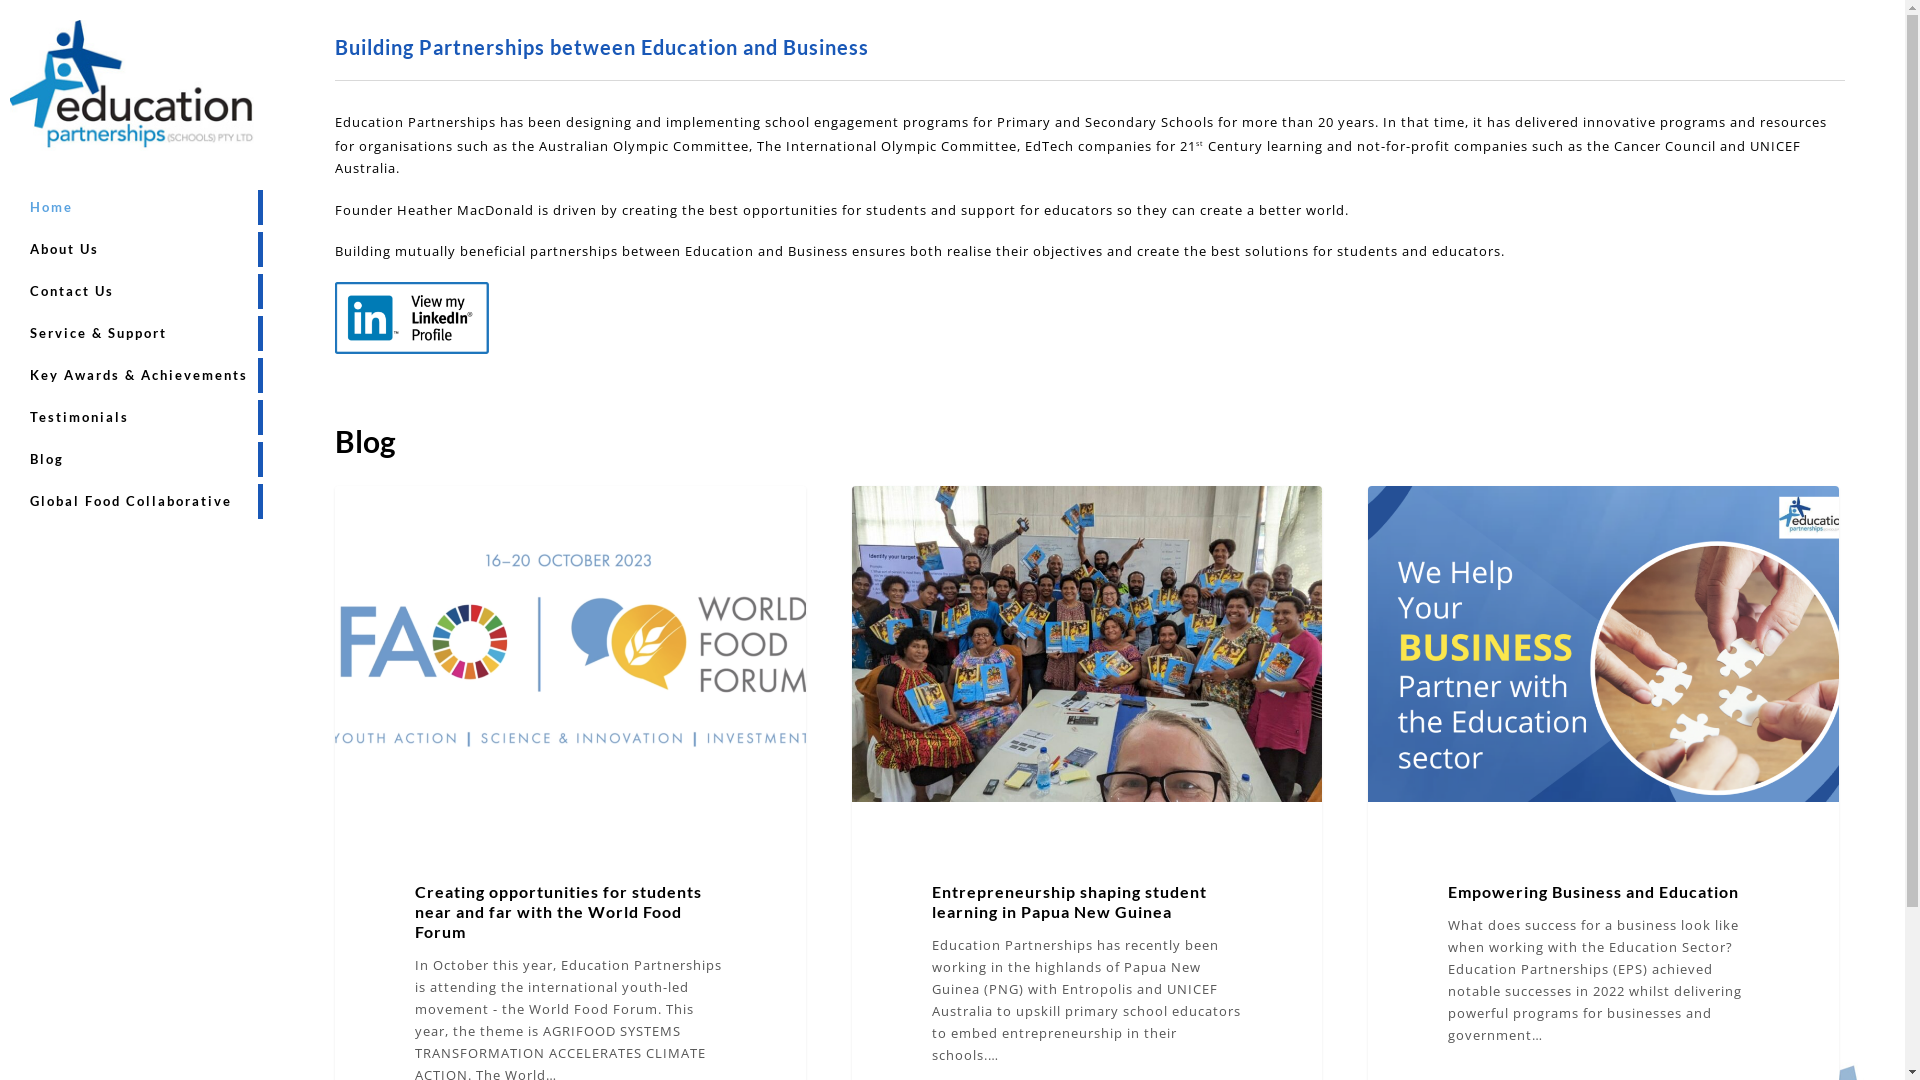 This screenshot has width=1920, height=1080. Describe the element at coordinates (129, 500) in the screenshot. I see `'Global Food Collaborative'` at that location.